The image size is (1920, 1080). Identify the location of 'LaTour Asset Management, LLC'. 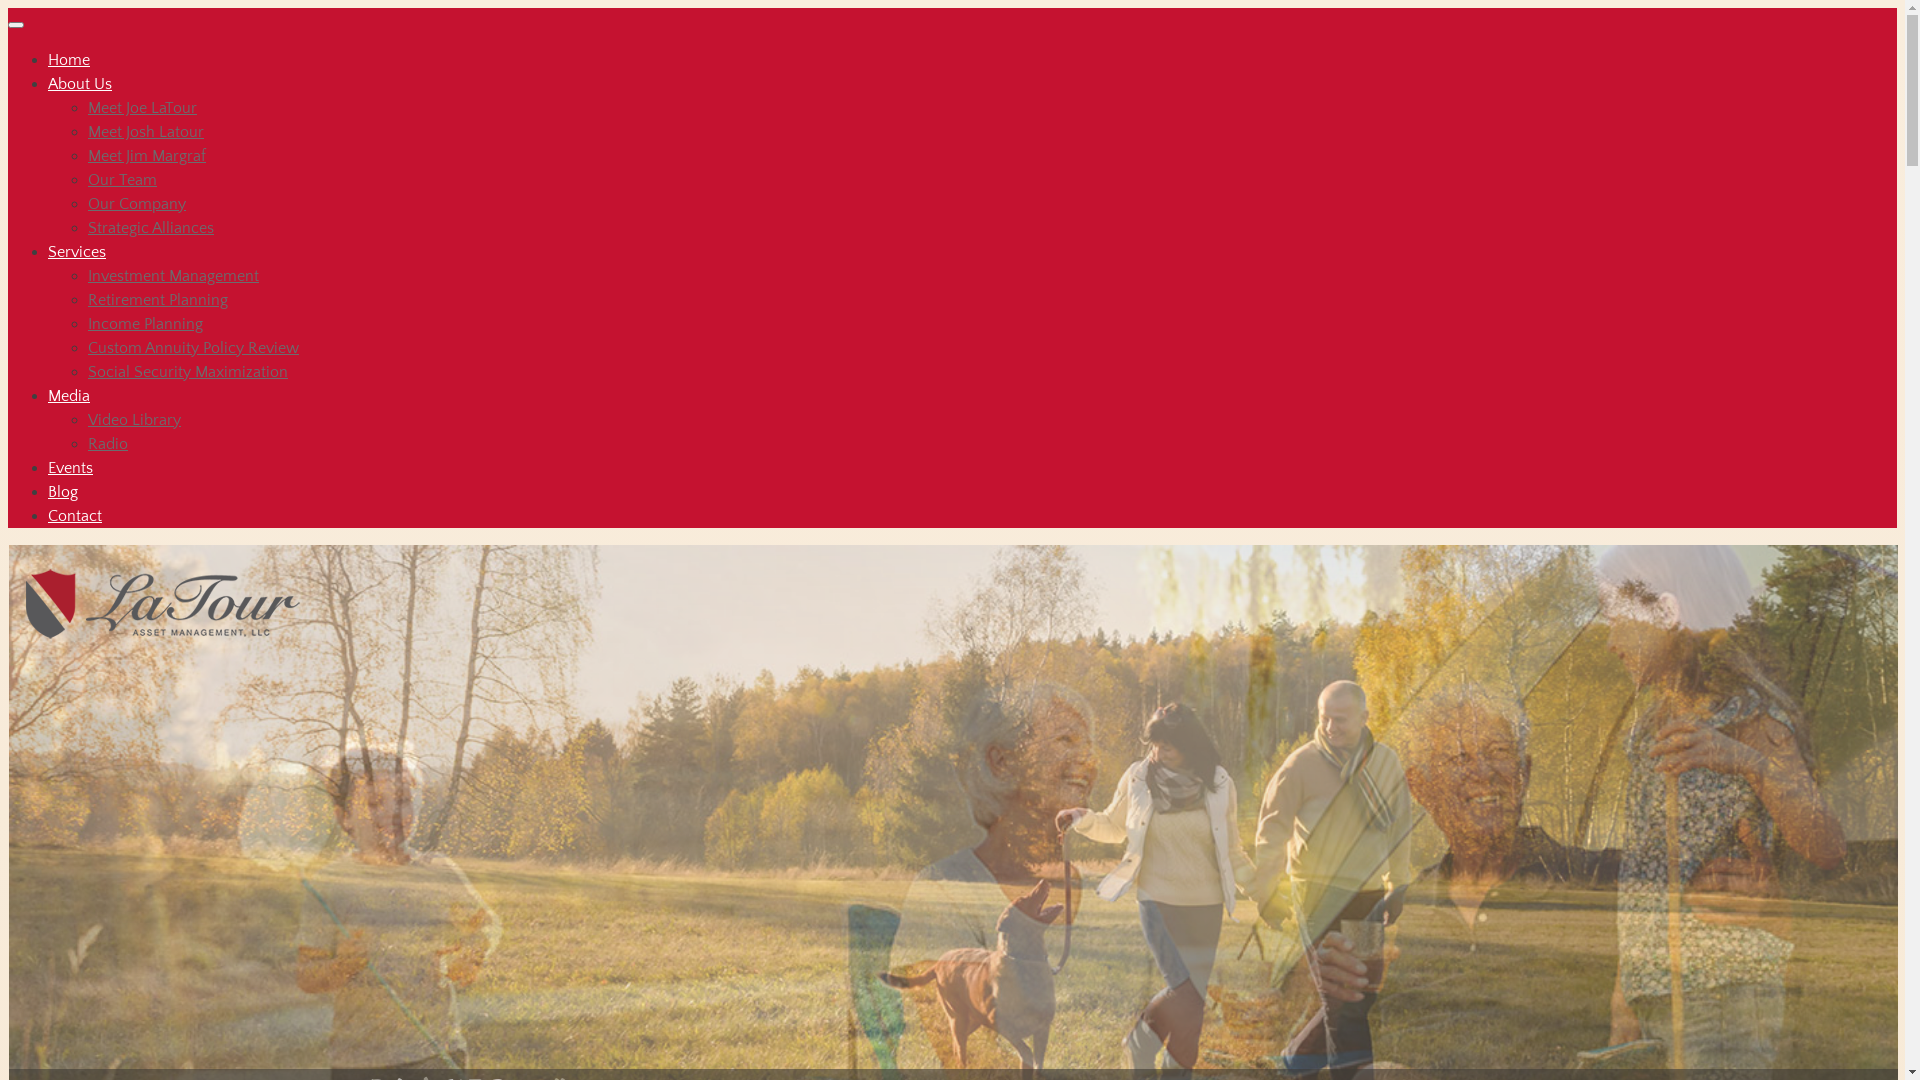
(168, 593).